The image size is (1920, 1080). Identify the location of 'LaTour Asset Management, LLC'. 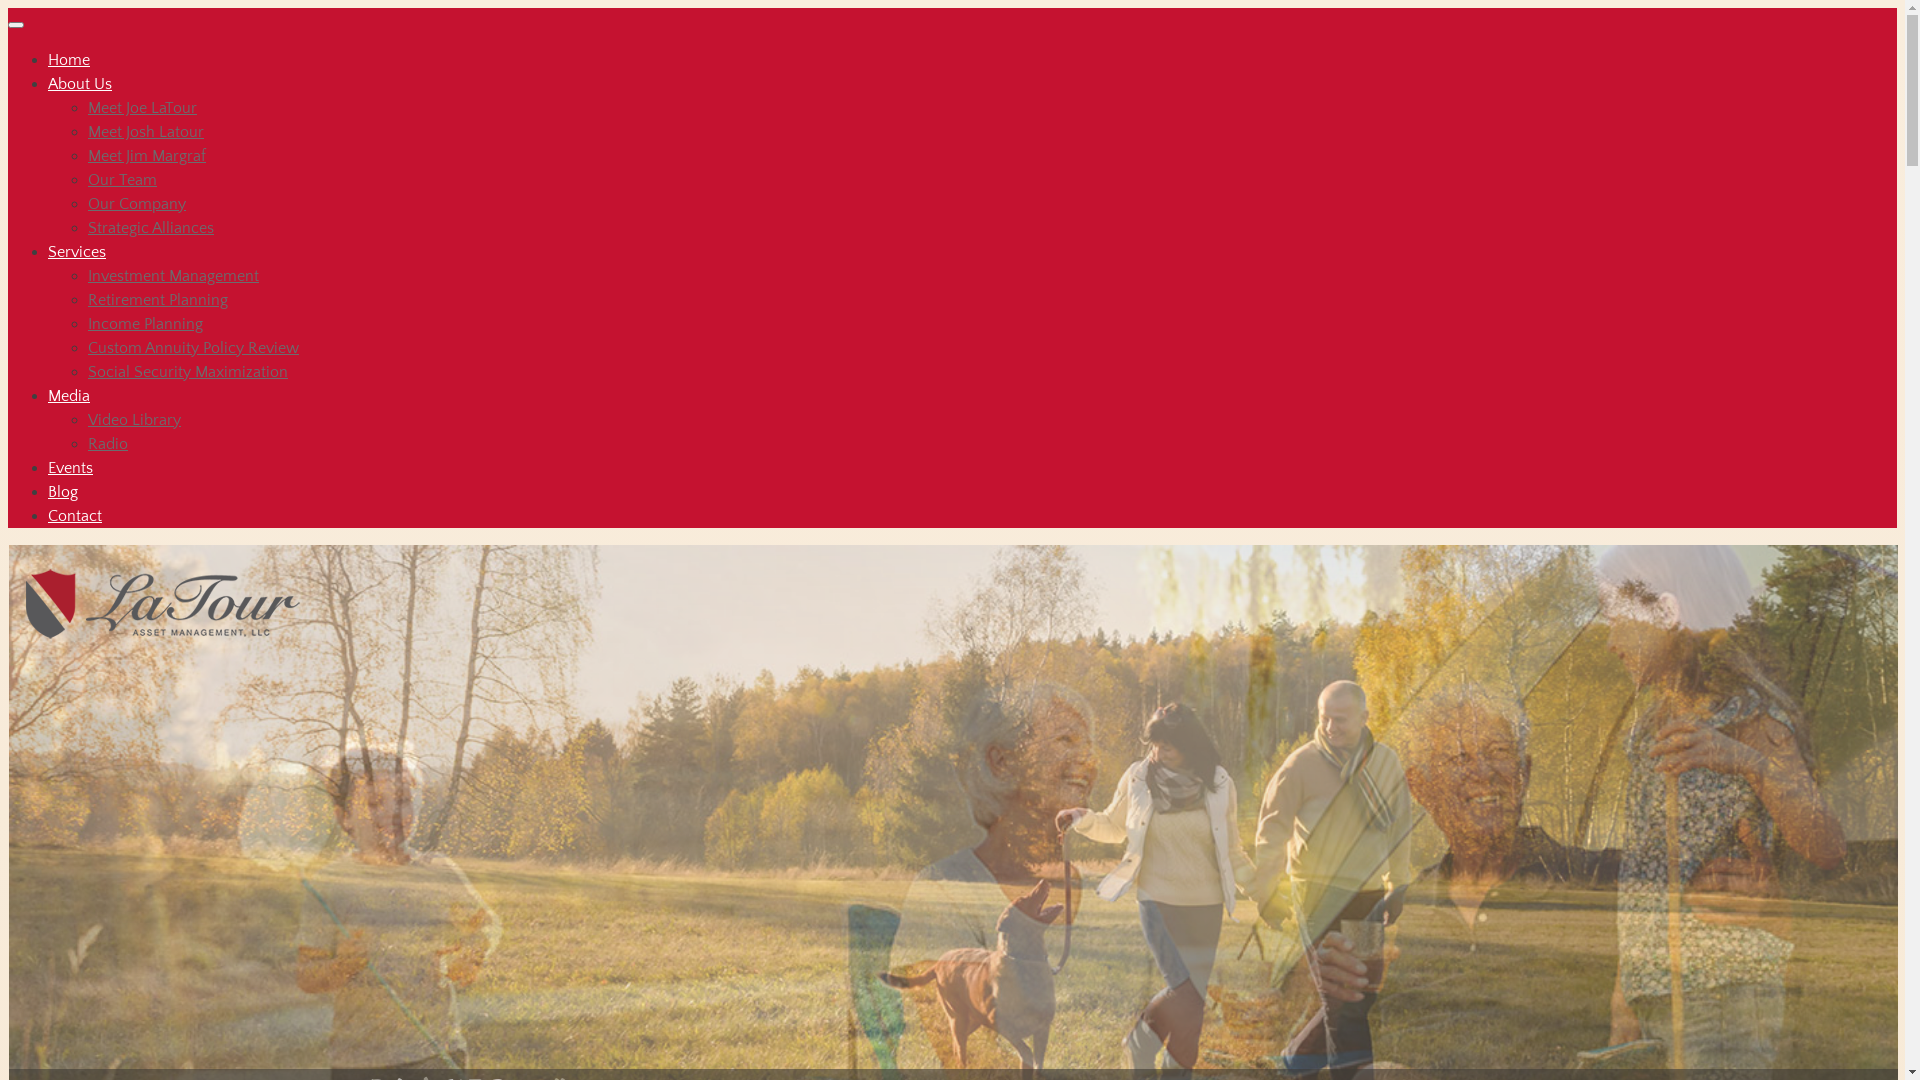
(168, 593).